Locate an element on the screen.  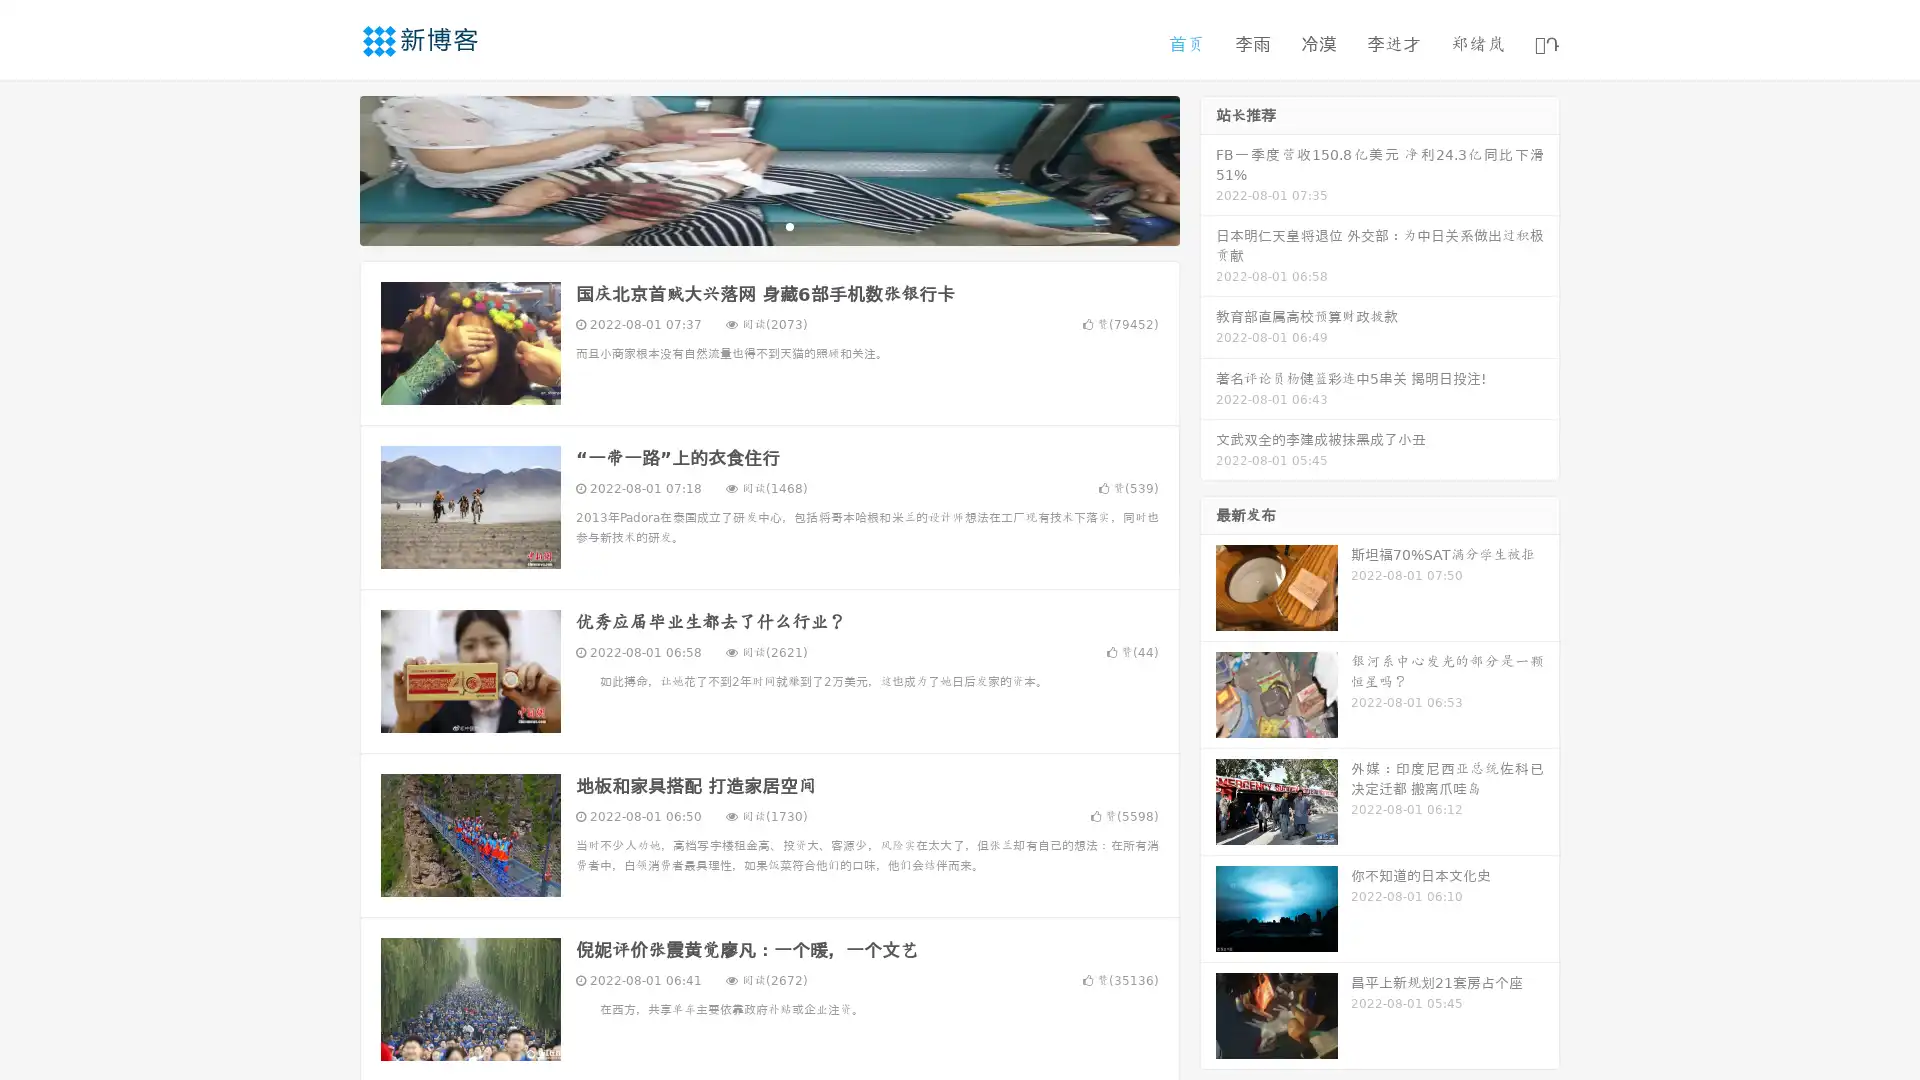
Go to slide 1 is located at coordinates (748, 225).